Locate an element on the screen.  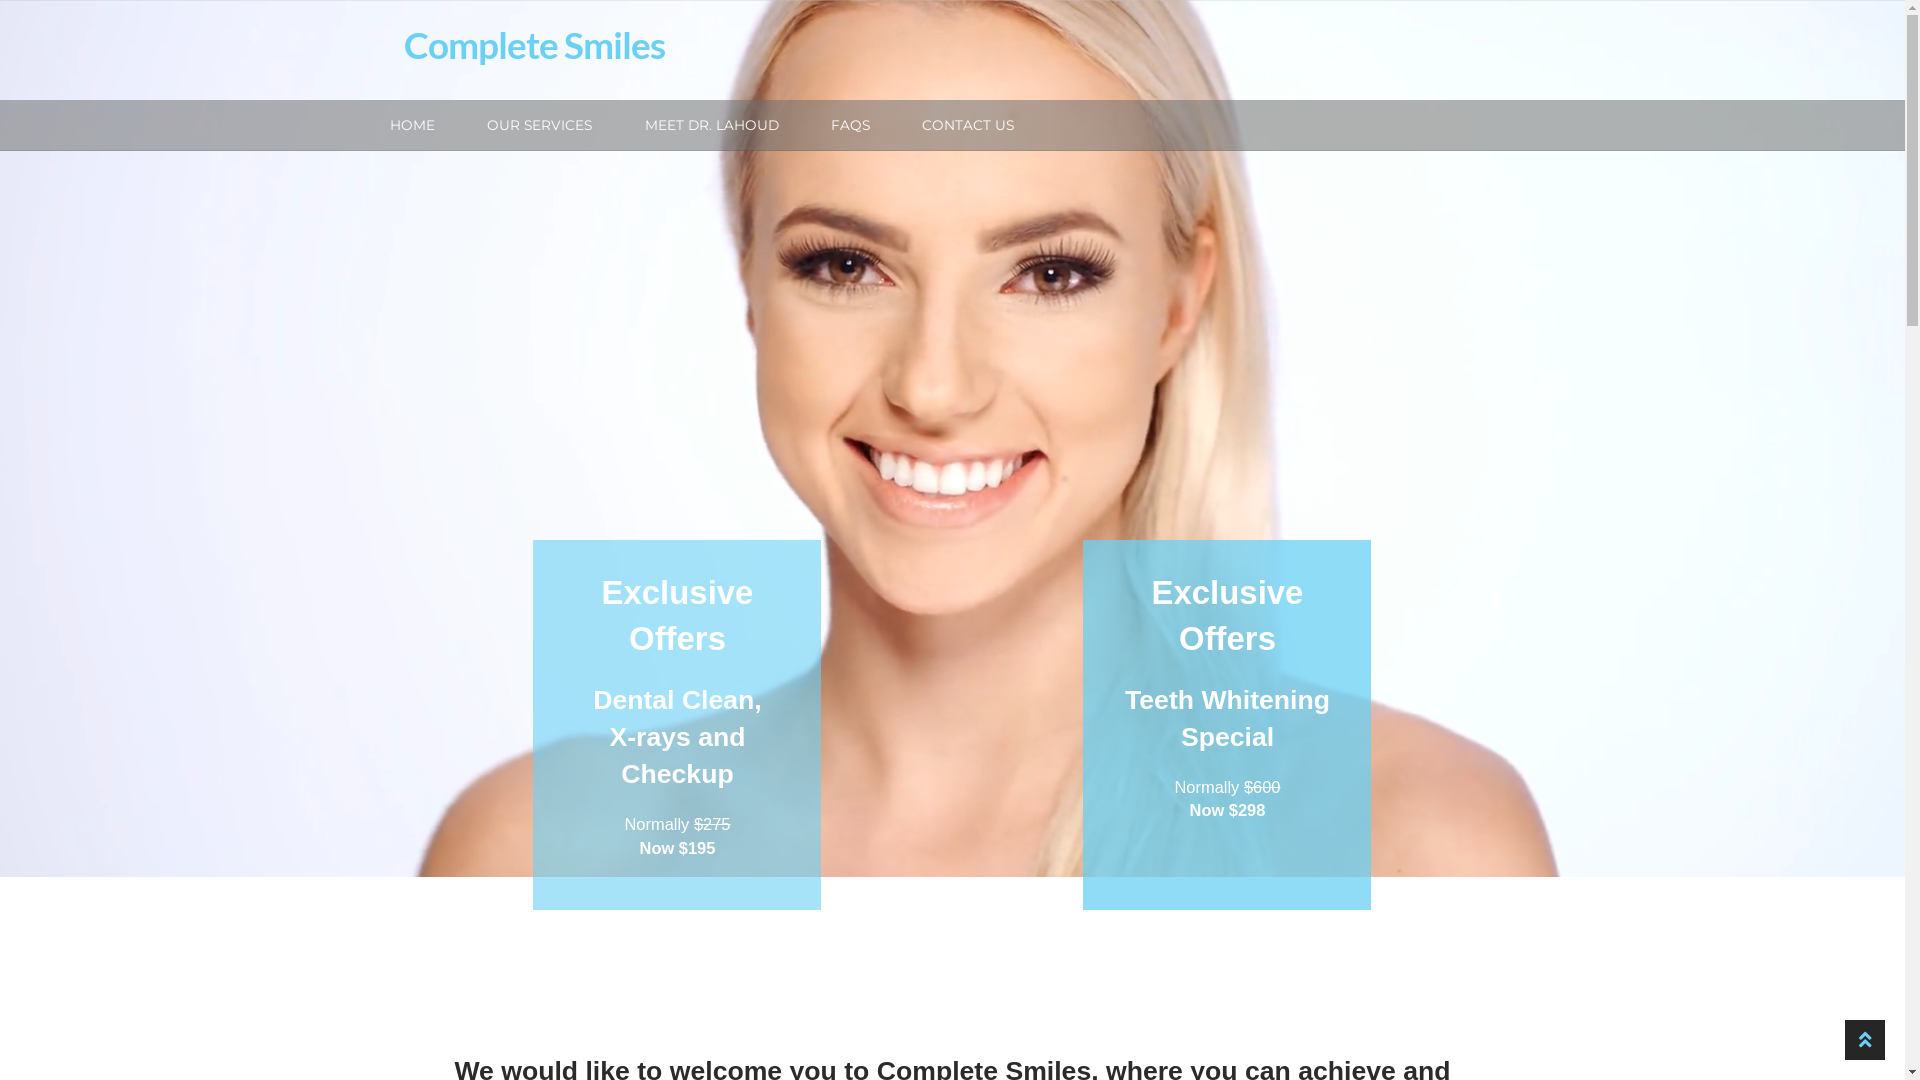
'HOME' is located at coordinates (411, 124).